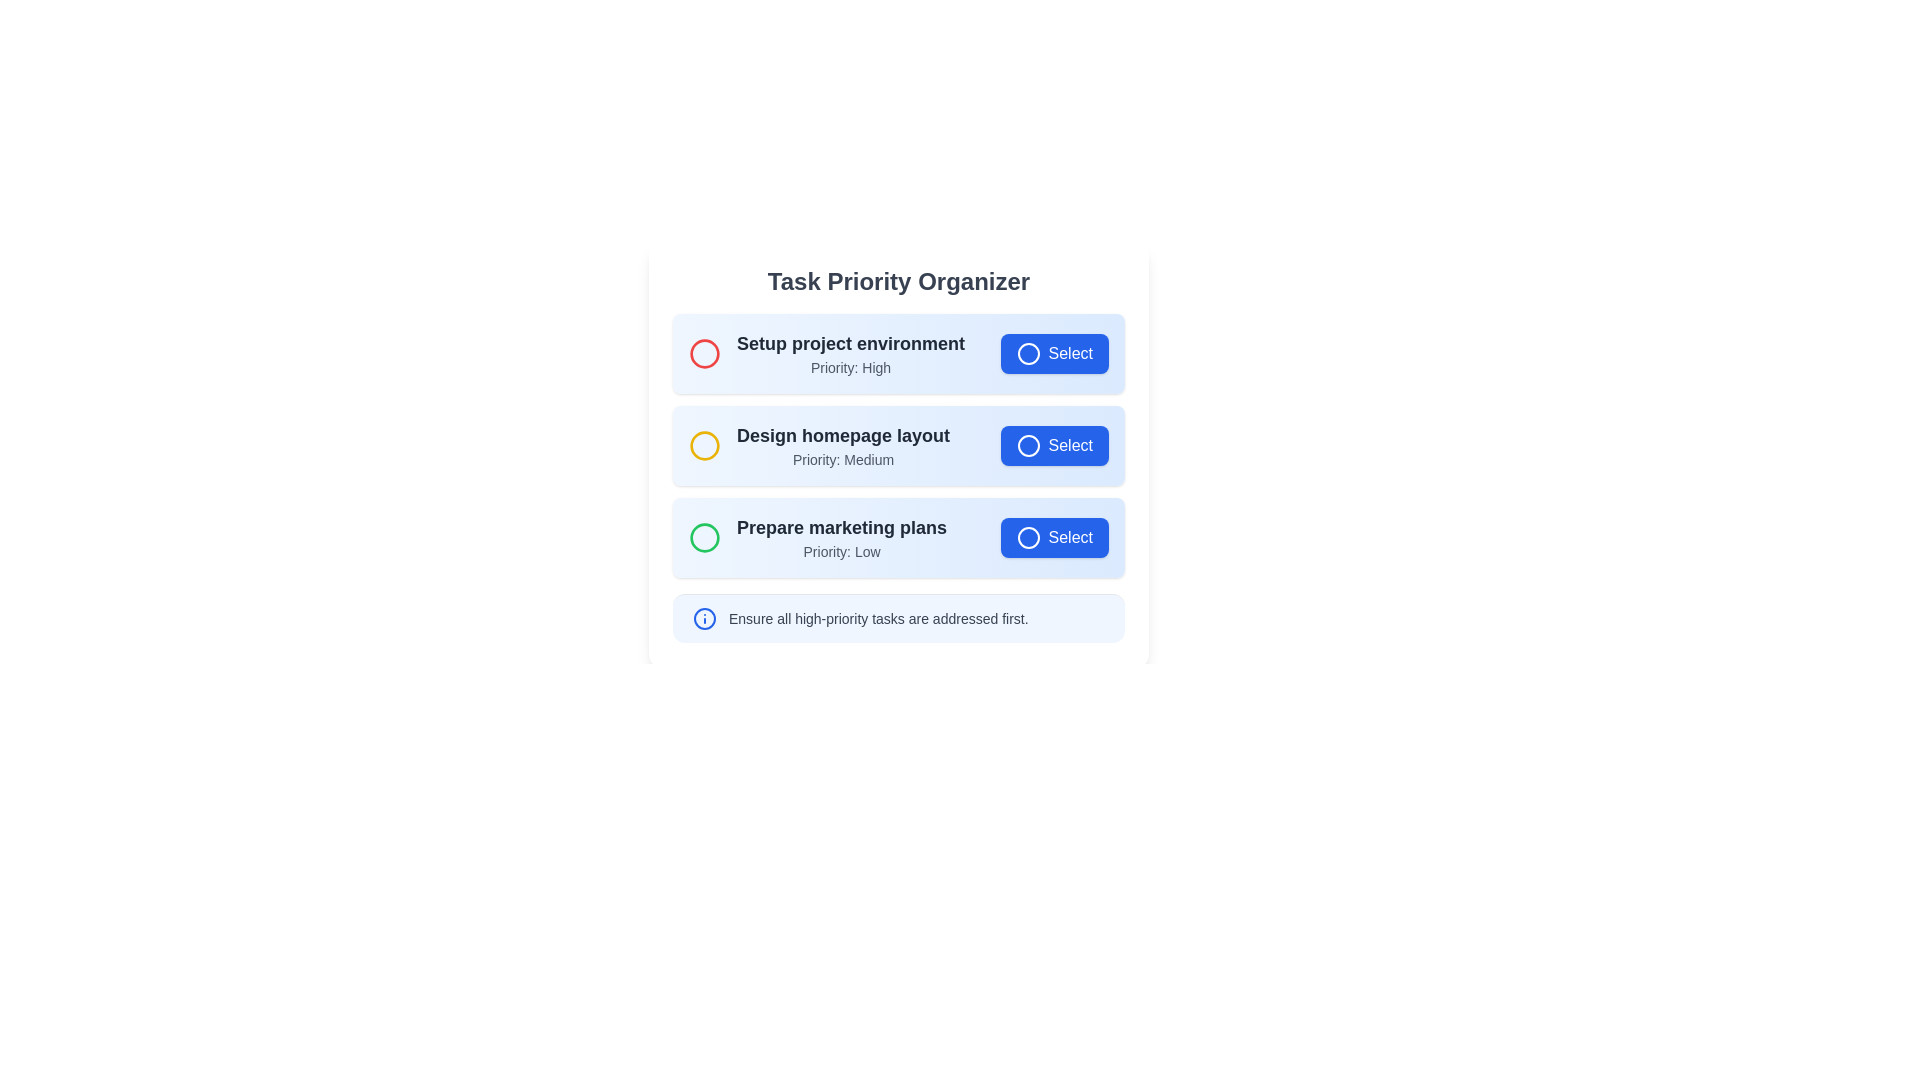 The height and width of the screenshot is (1080, 1920). I want to click on the text display element that shows the task's name and priority level, located in the third task entry of the 'Task Priority Organizer', between 'Design homepage layout' and the 'Select' button, so click(818, 536).